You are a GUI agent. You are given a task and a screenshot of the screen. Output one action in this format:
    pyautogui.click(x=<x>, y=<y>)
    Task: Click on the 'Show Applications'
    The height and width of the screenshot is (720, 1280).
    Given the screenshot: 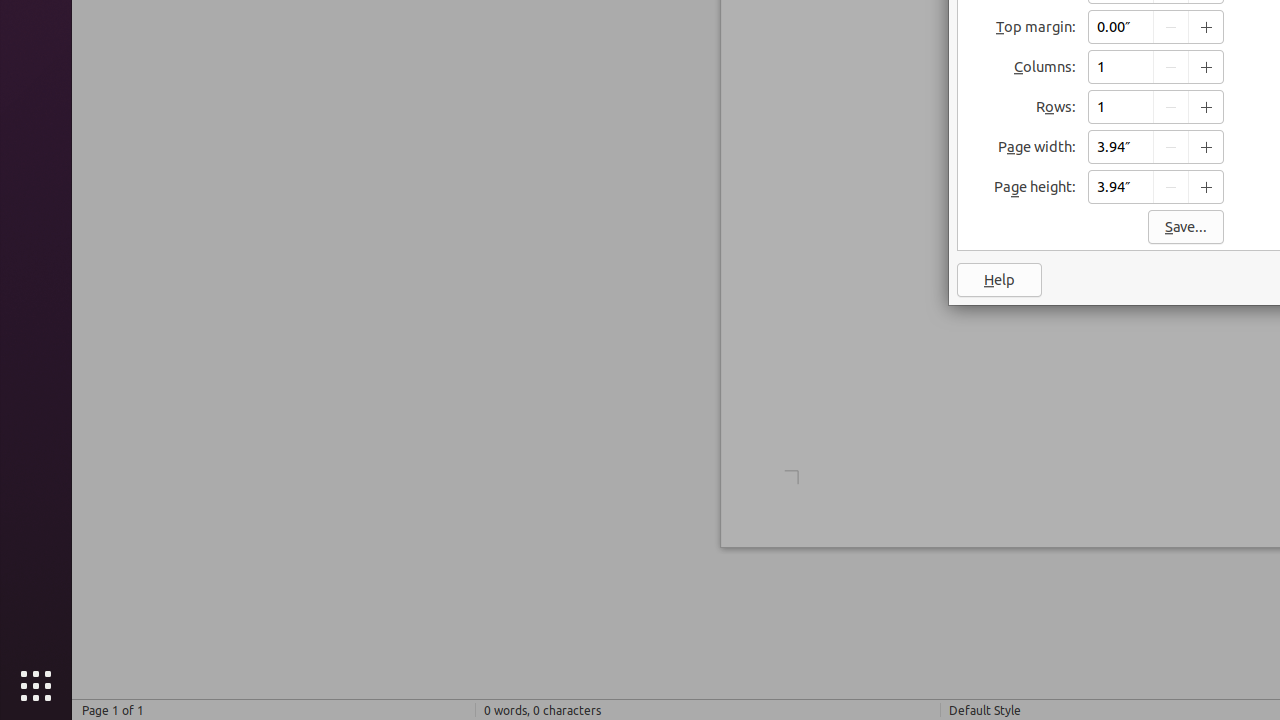 What is the action you would take?
    pyautogui.click(x=35, y=685)
    